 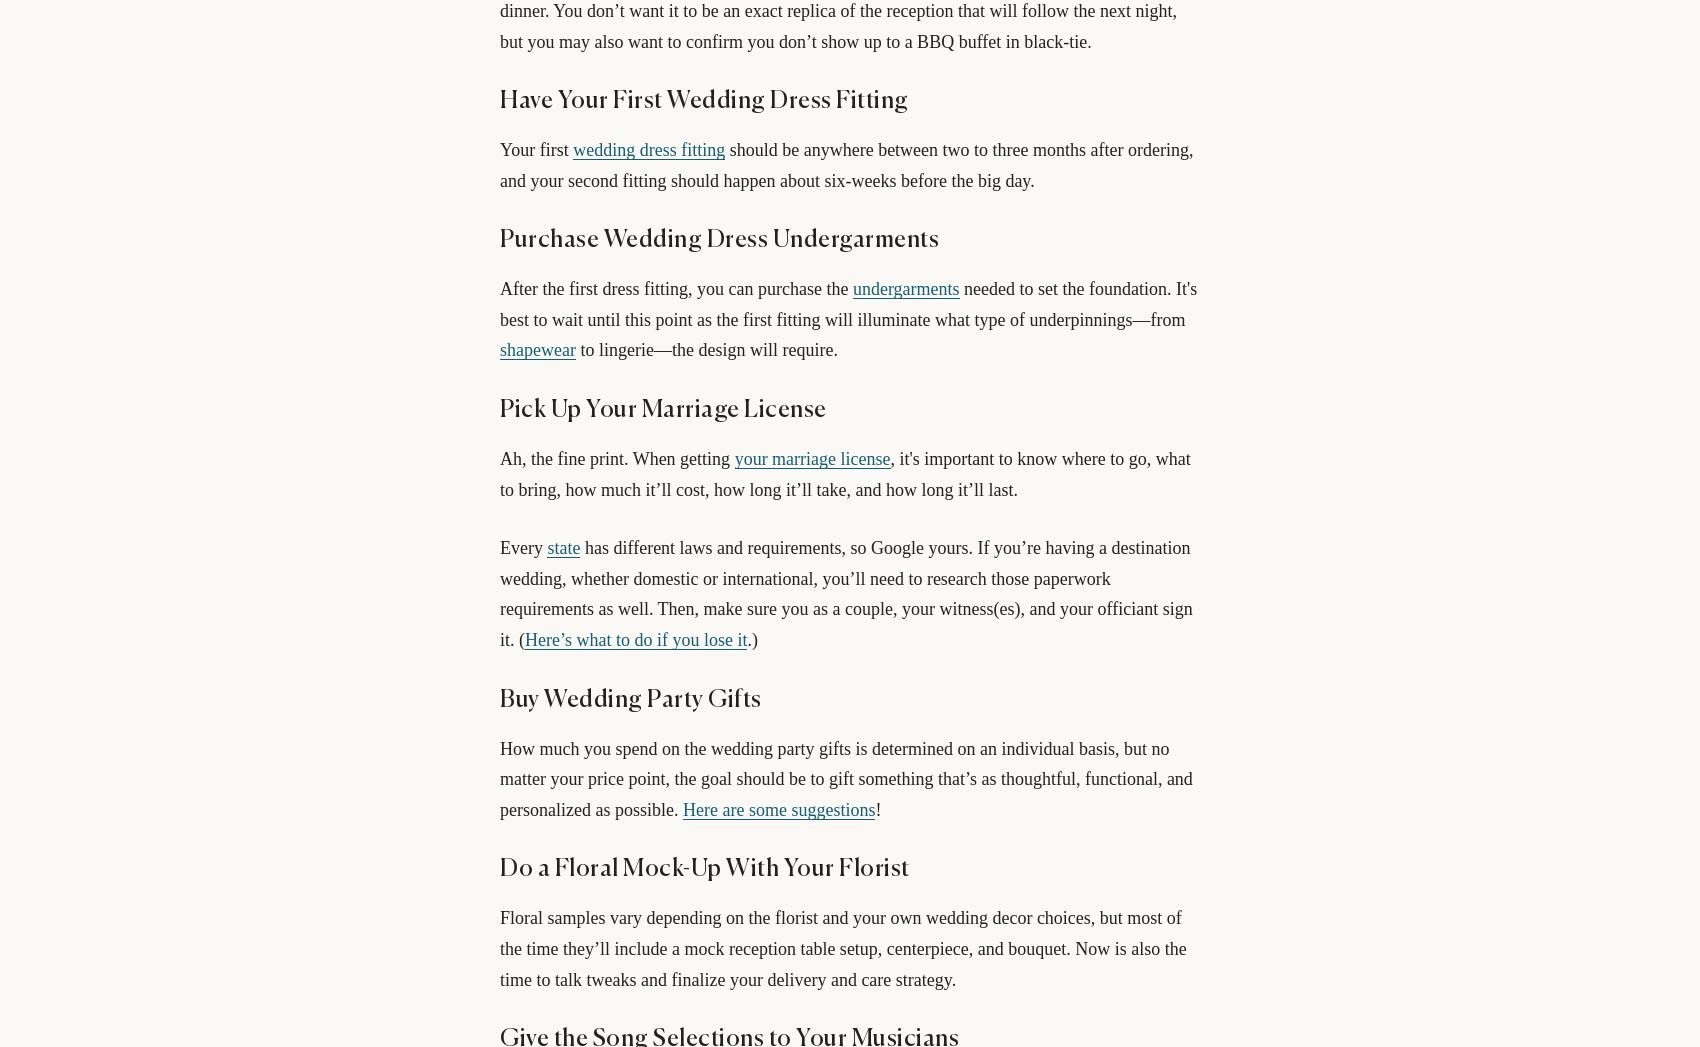 What do you see at coordinates (649, 150) in the screenshot?
I see `'wedding dress fitting'` at bounding box center [649, 150].